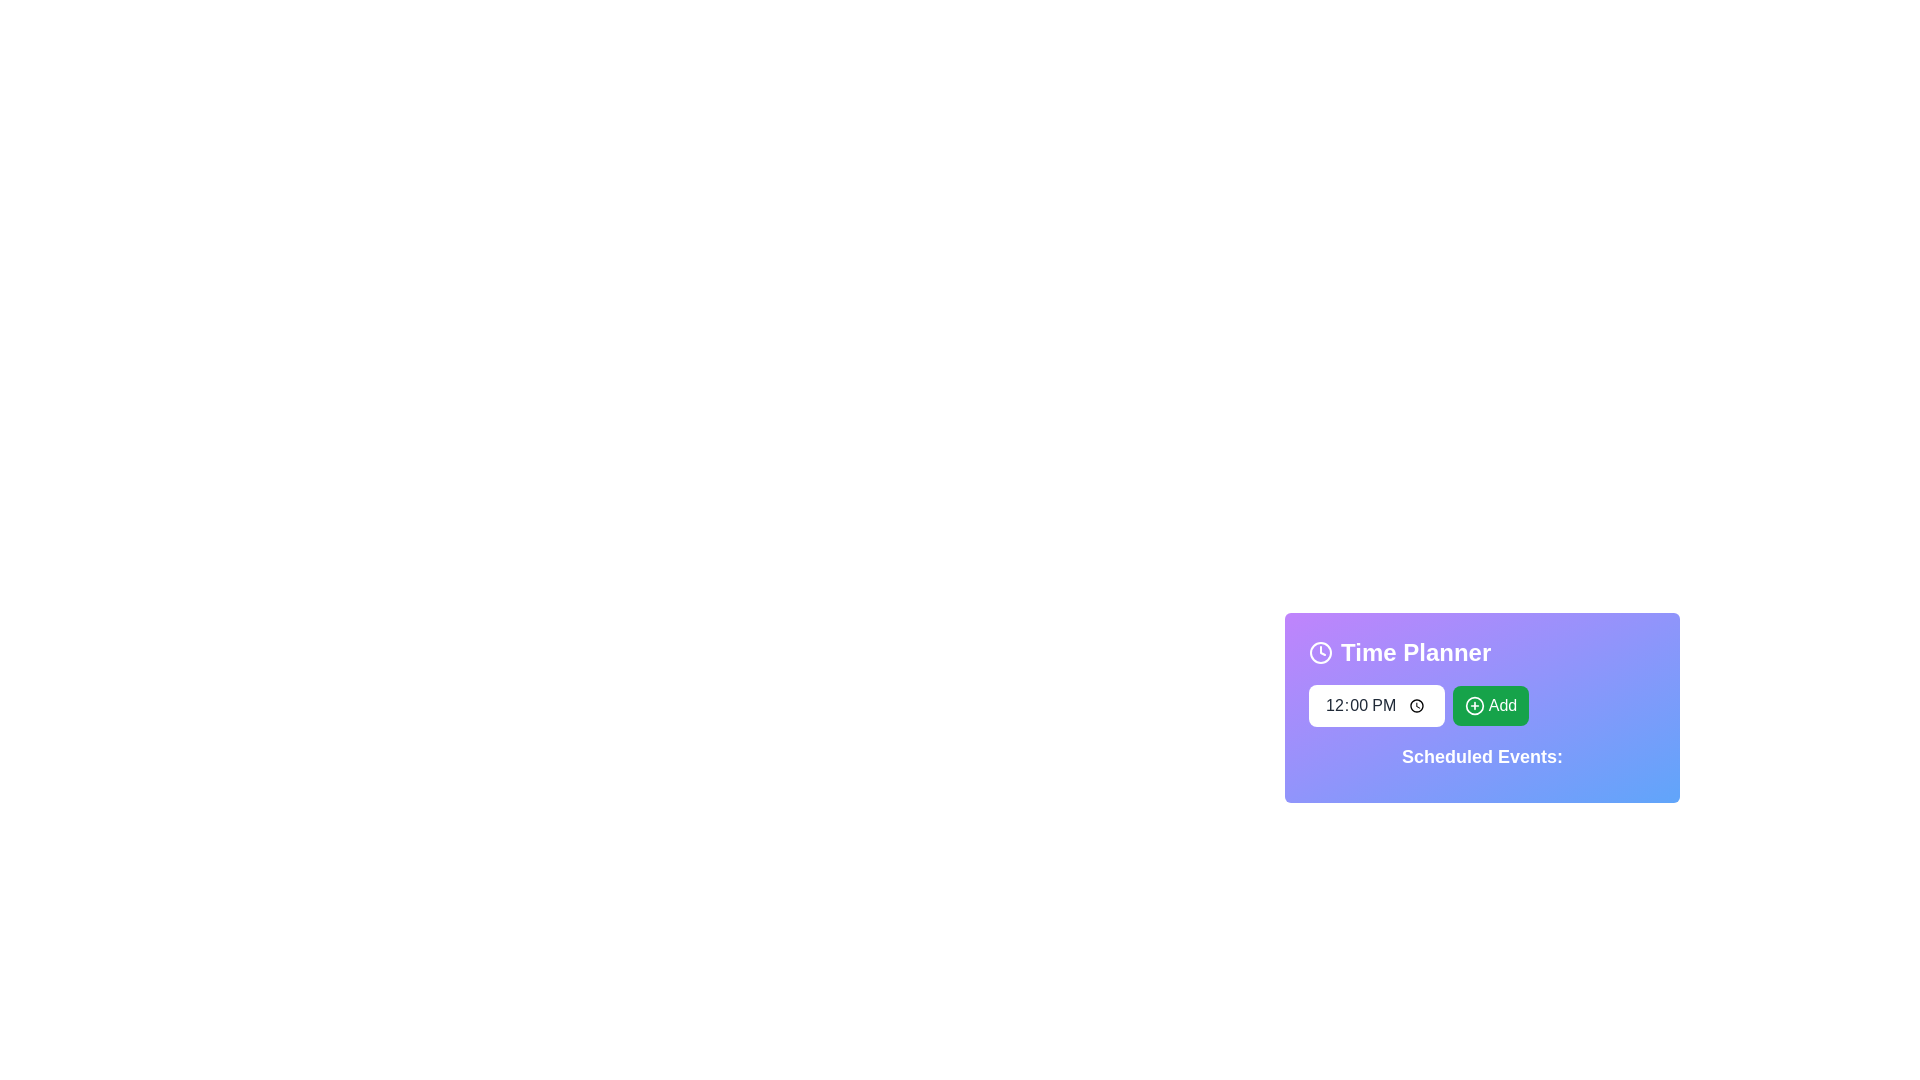  Describe the element at coordinates (1474, 704) in the screenshot. I see `the circular decorative graphic within the 'Add' button in the 'Time Planner' interface` at that location.